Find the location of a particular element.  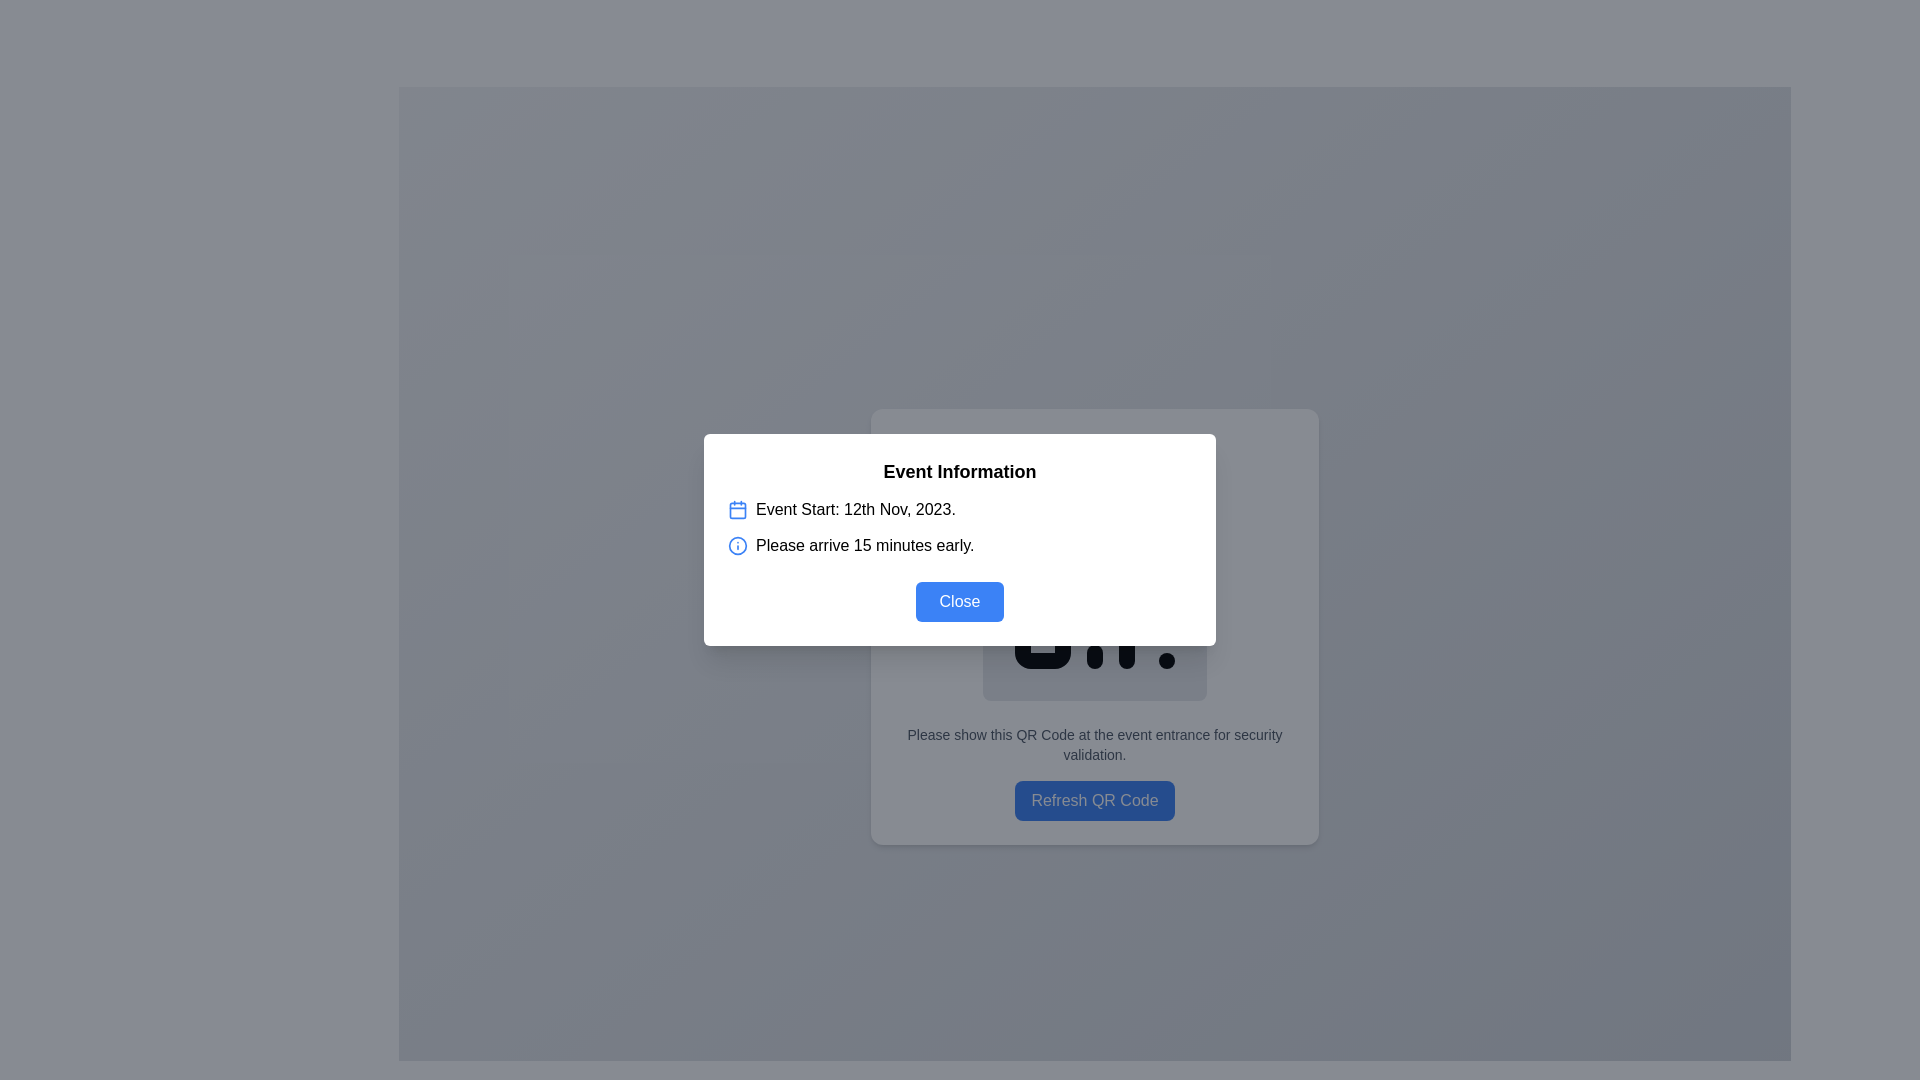

the blue-colored calendar icon located to the left of the text 'Event Start: 12th Nov, 2023.' is located at coordinates (737, 508).